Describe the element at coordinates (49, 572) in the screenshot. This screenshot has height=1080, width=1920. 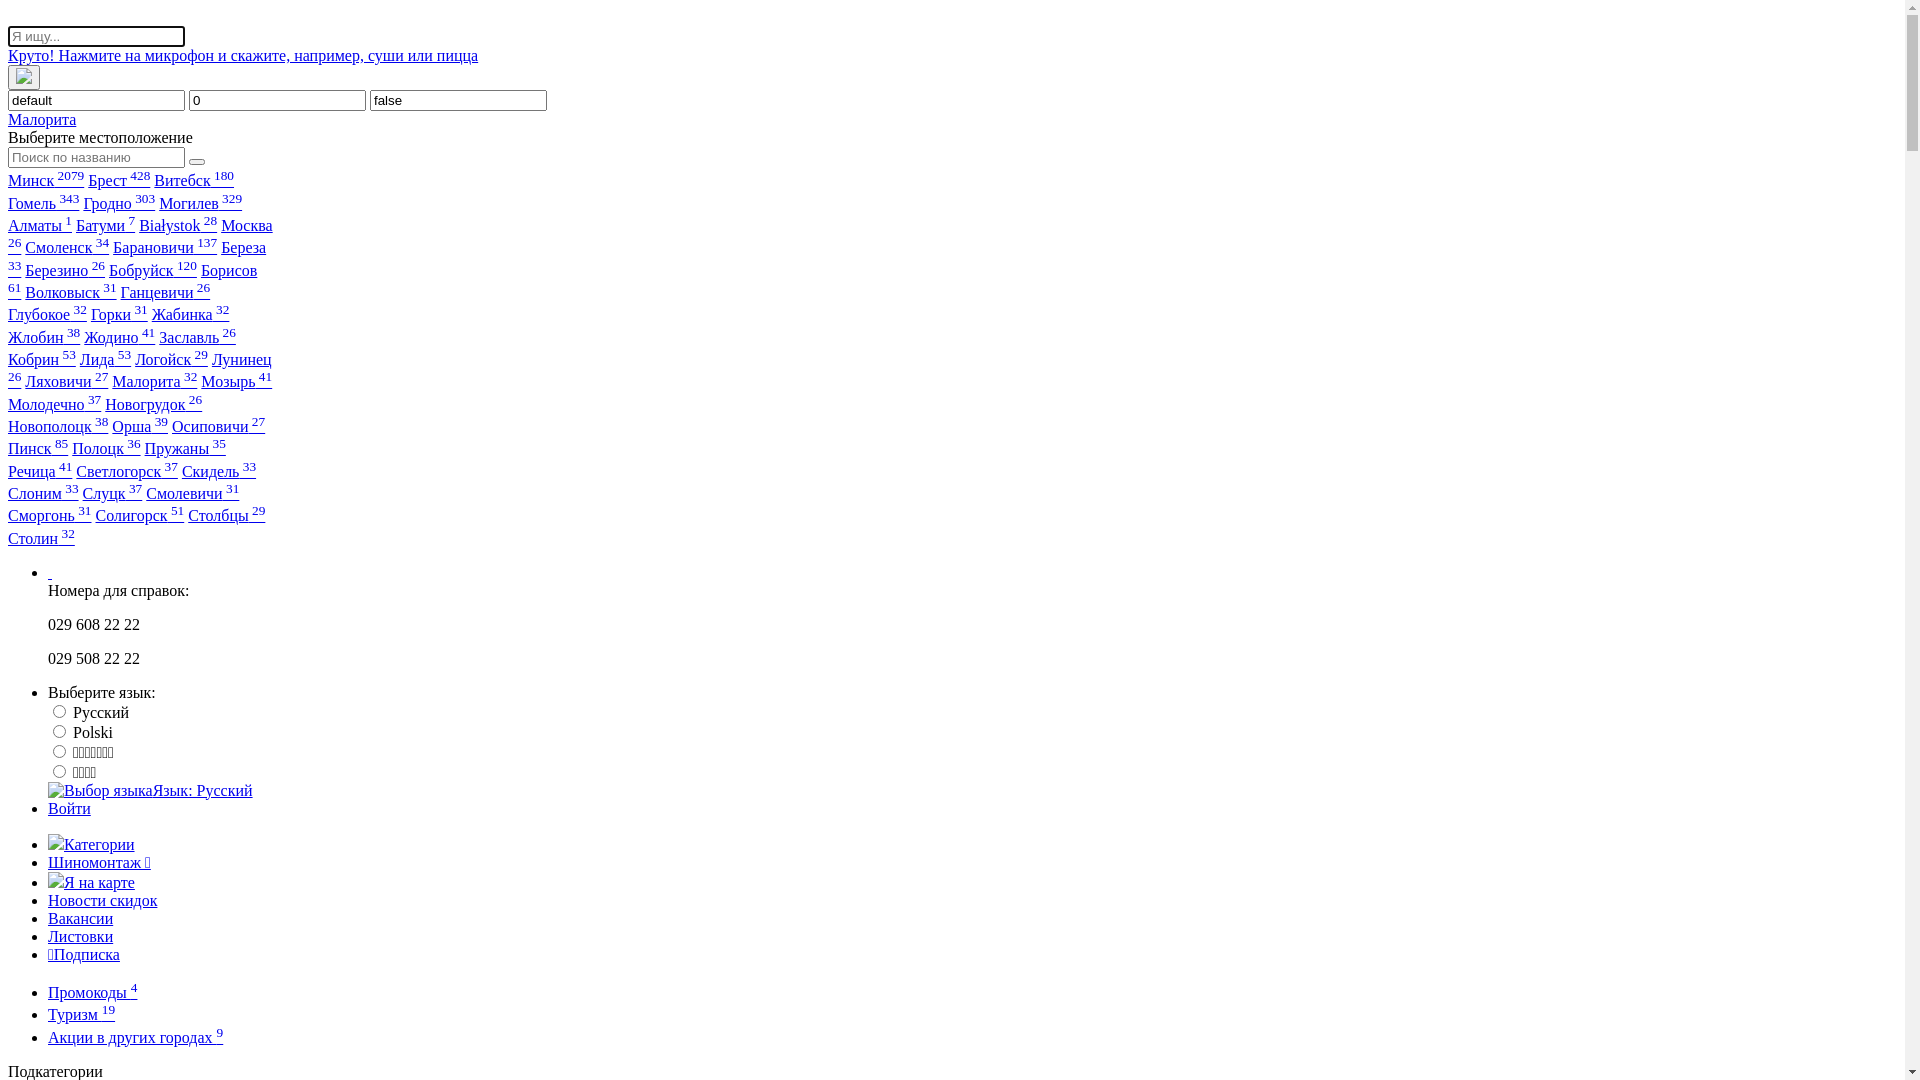
I see `' '` at that location.